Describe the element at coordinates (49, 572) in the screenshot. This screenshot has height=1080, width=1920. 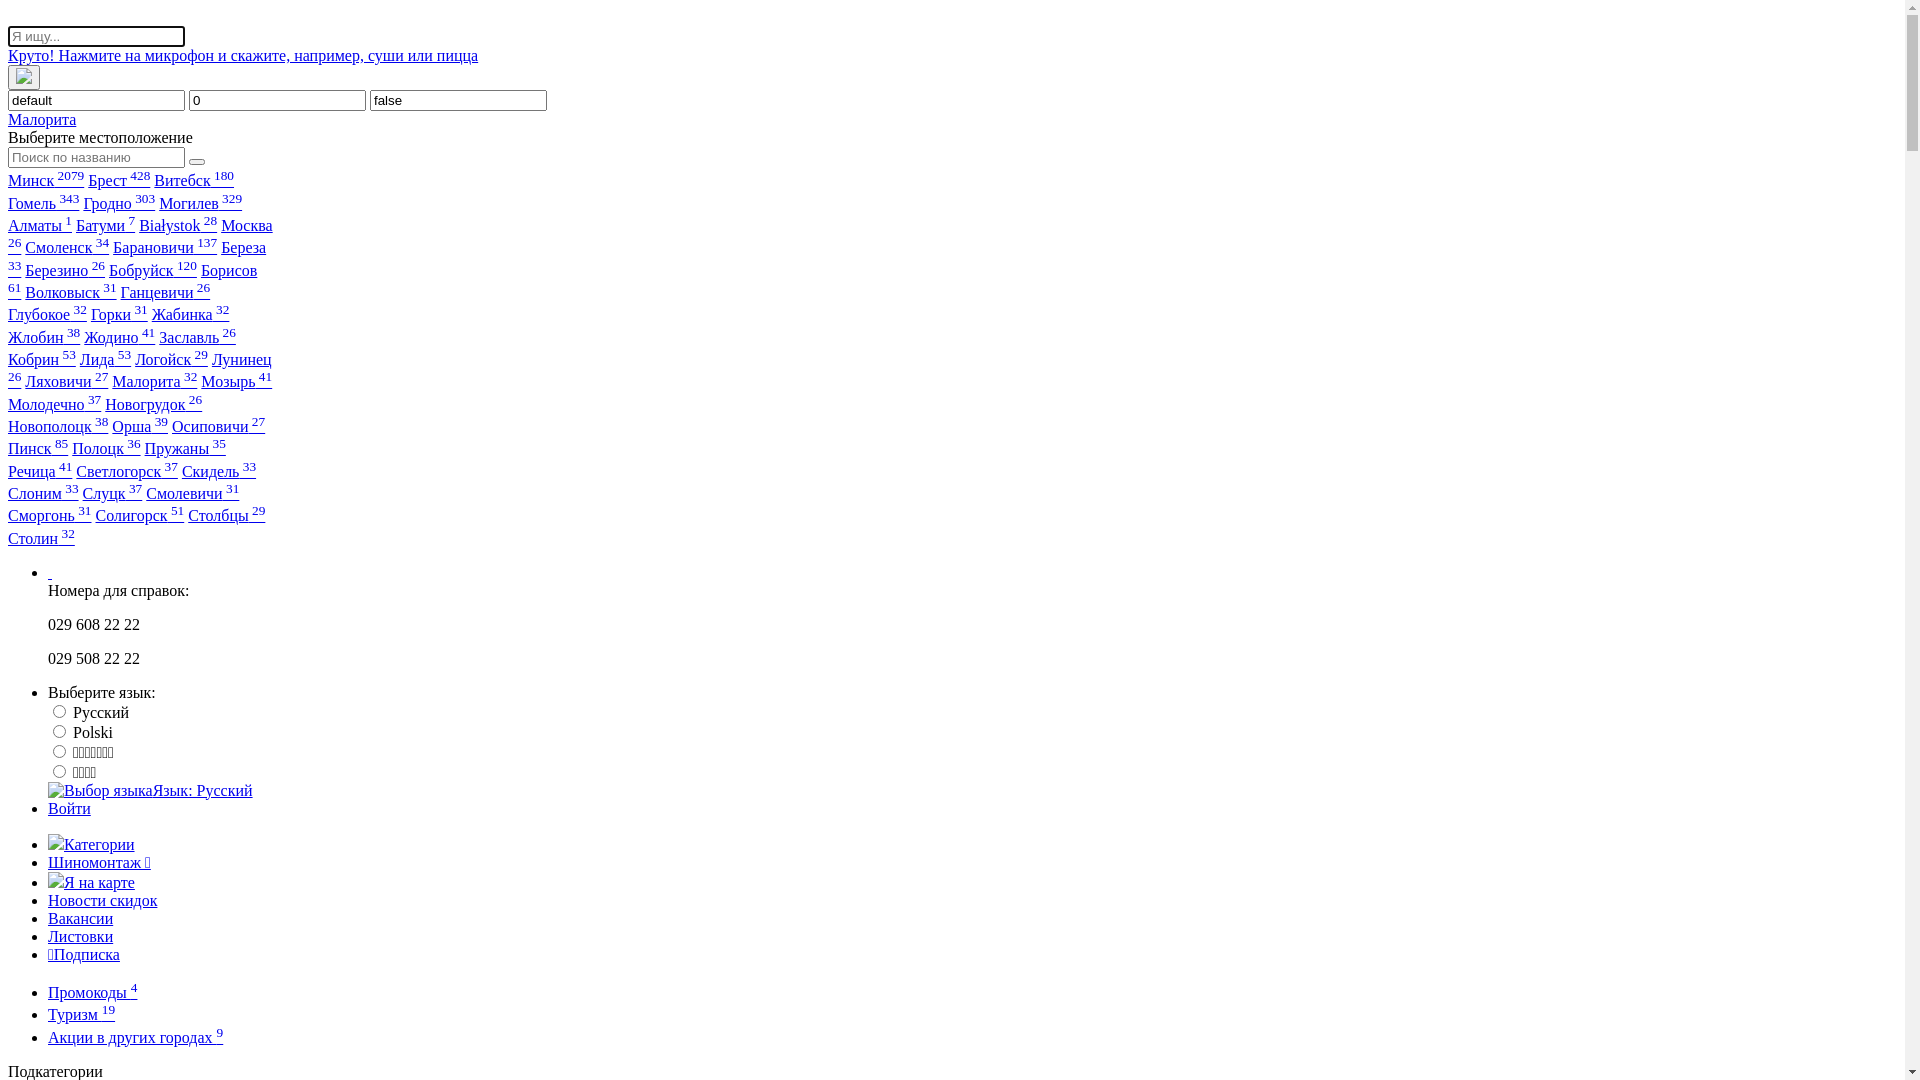
I see `' '` at that location.